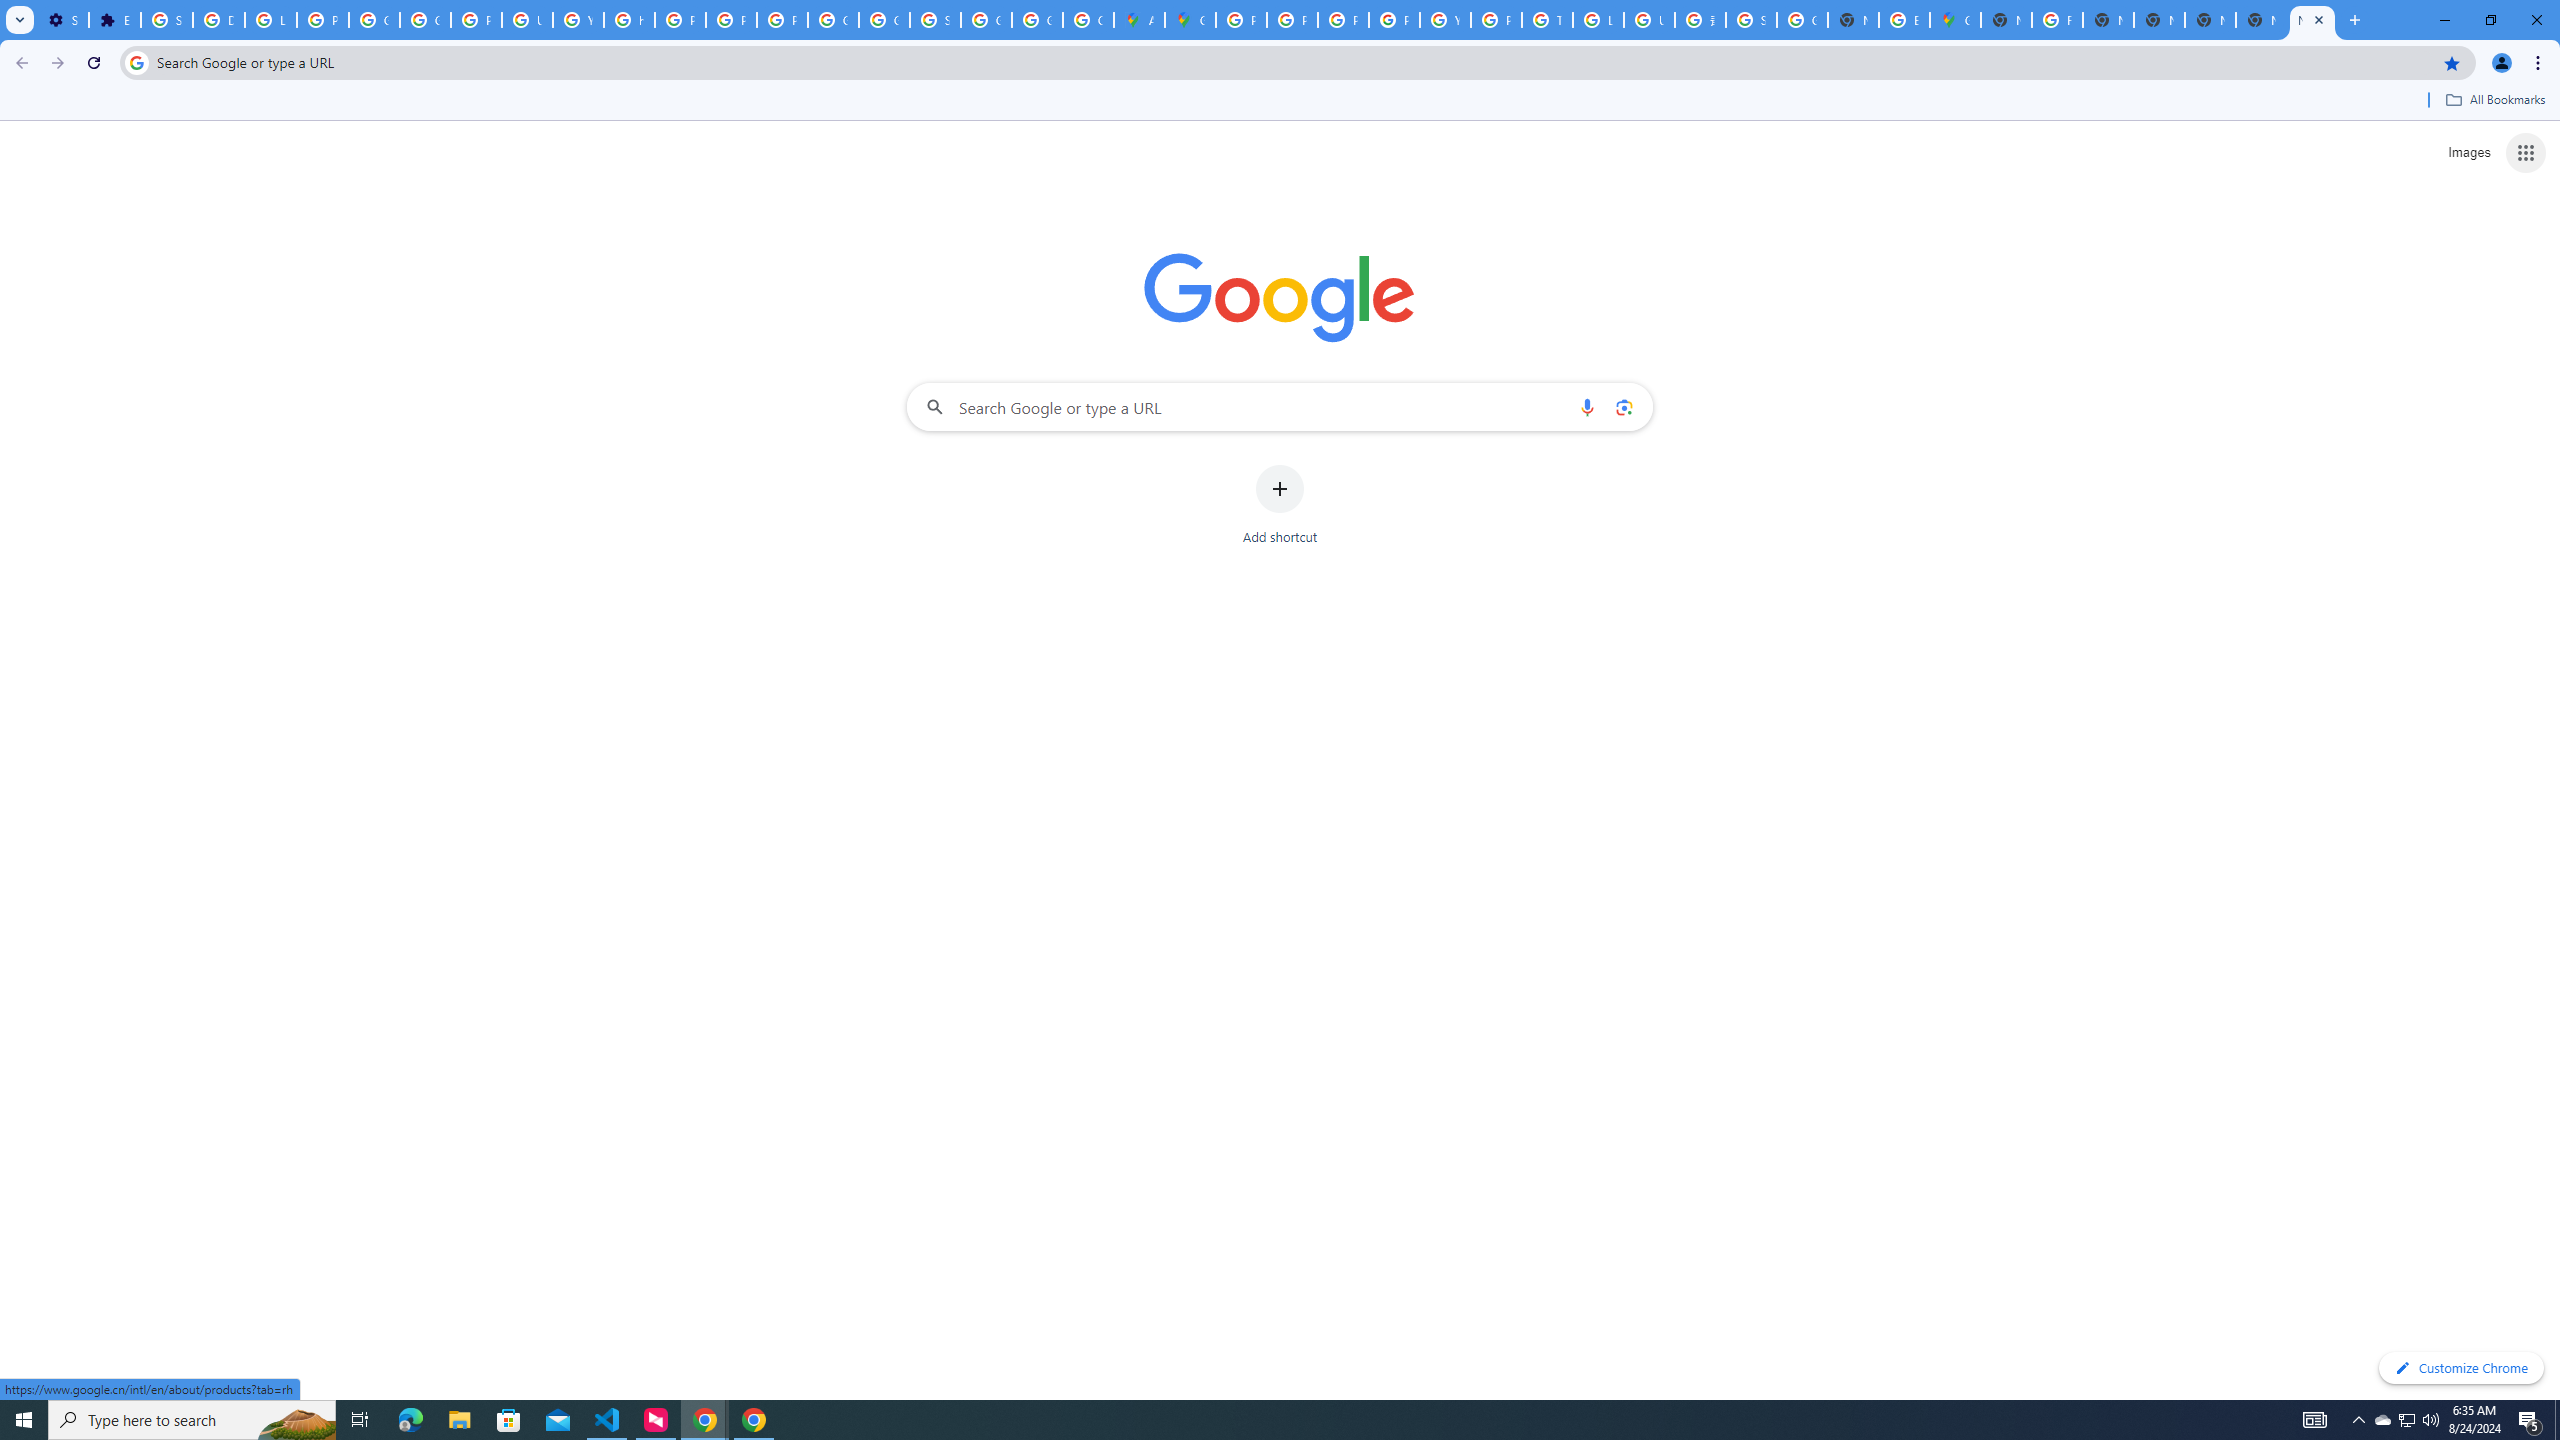 The width and height of the screenshot is (2560, 1440). I want to click on 'Delete photos & videos - Computer - Google Photos Help', so click(217, 19).